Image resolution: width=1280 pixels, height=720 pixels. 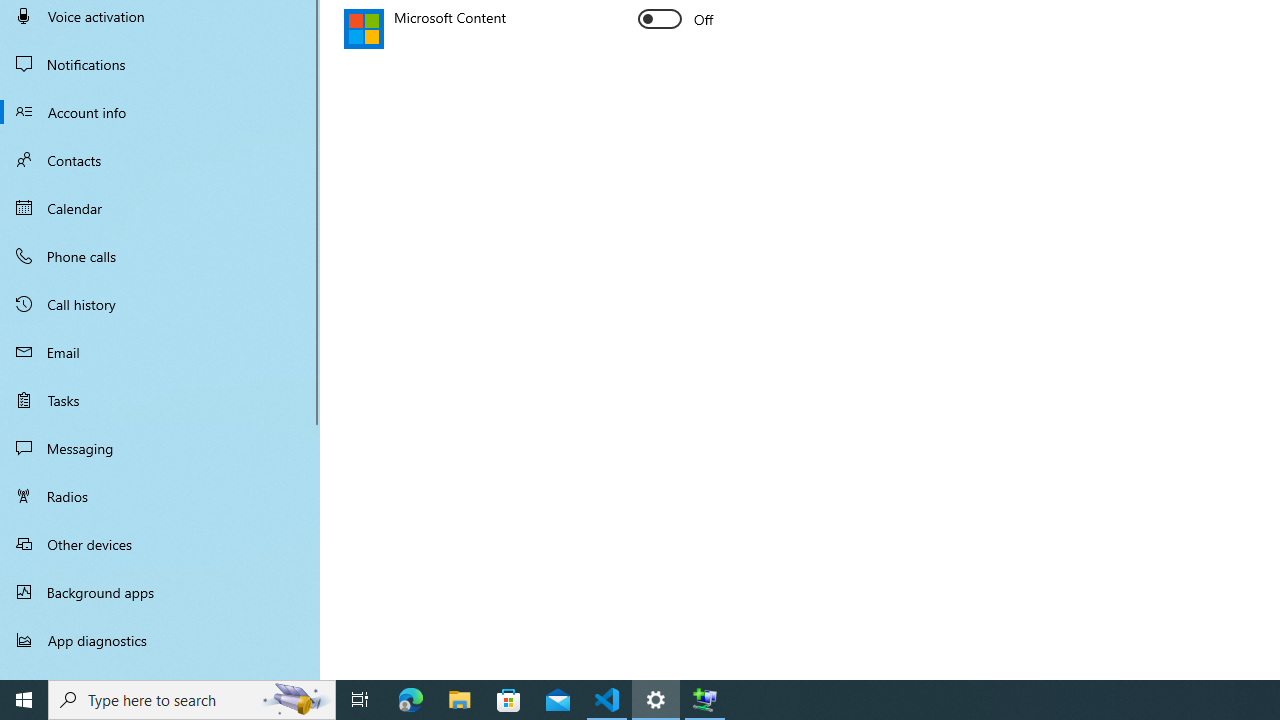 I want to click on 'Microsoft Edge', so click(x=410, y=698).